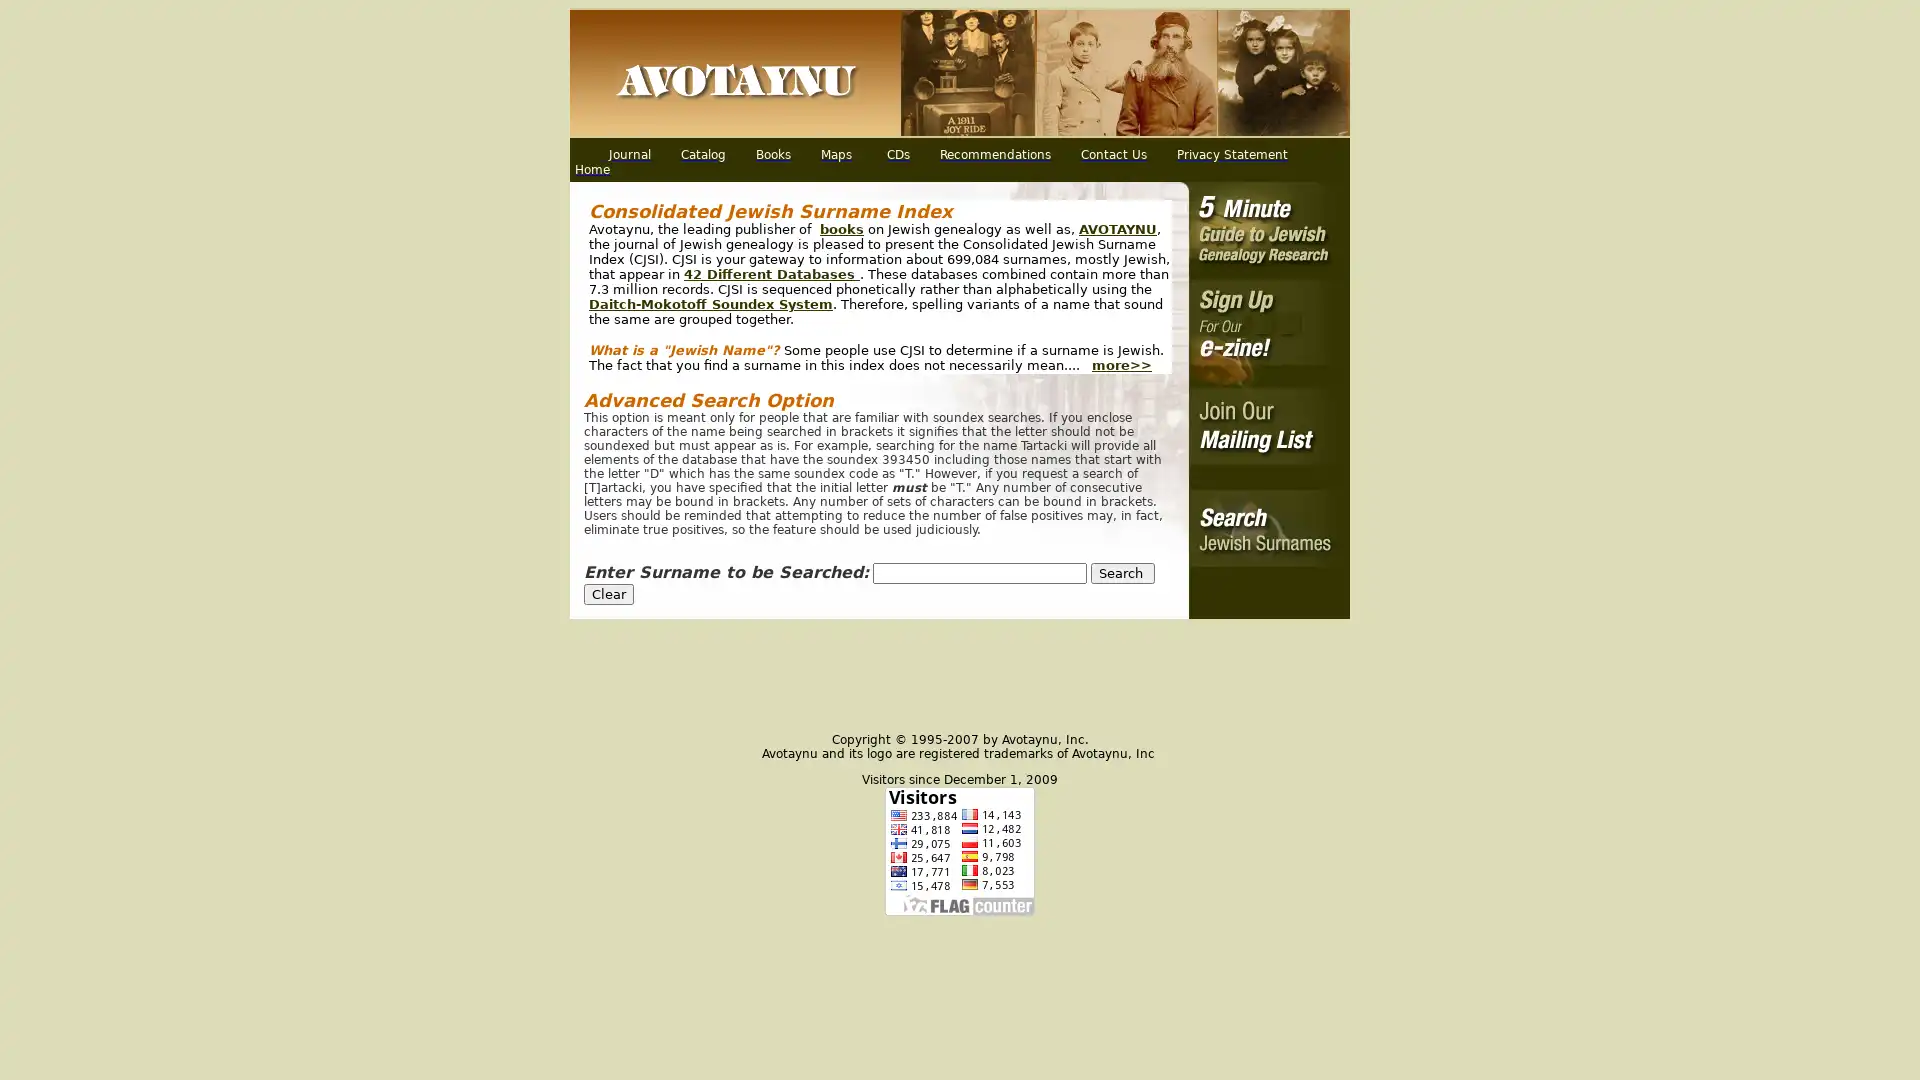 The height and width of the screenshot is (1080, 1920). I want to click on Search, so click(1123, 573).